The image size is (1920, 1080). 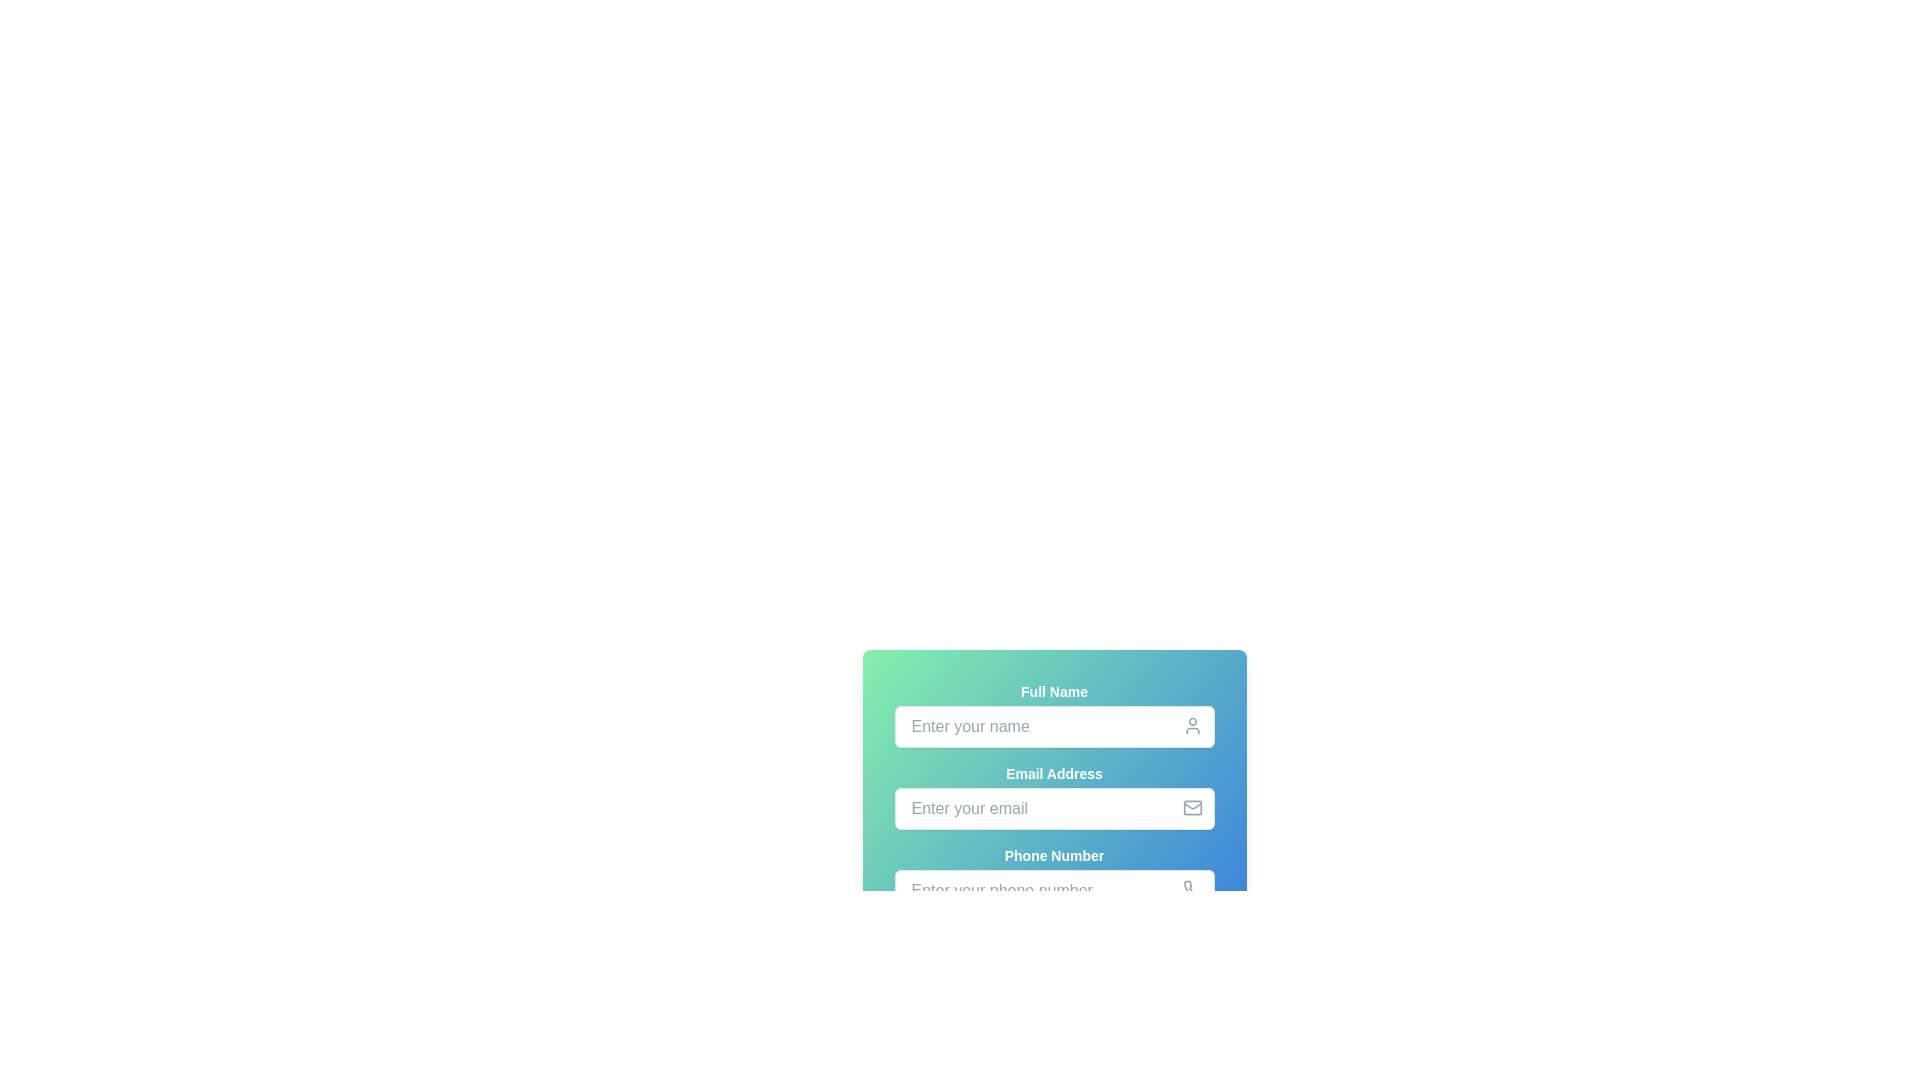 What do you see at coordinates (1192, 806) in the screenshot?
I see `the envelope icon element, which is a minimalistic gray icon located at the right end of the email input field, aligned vertically to its middle` at bounding box center [1192, 806].